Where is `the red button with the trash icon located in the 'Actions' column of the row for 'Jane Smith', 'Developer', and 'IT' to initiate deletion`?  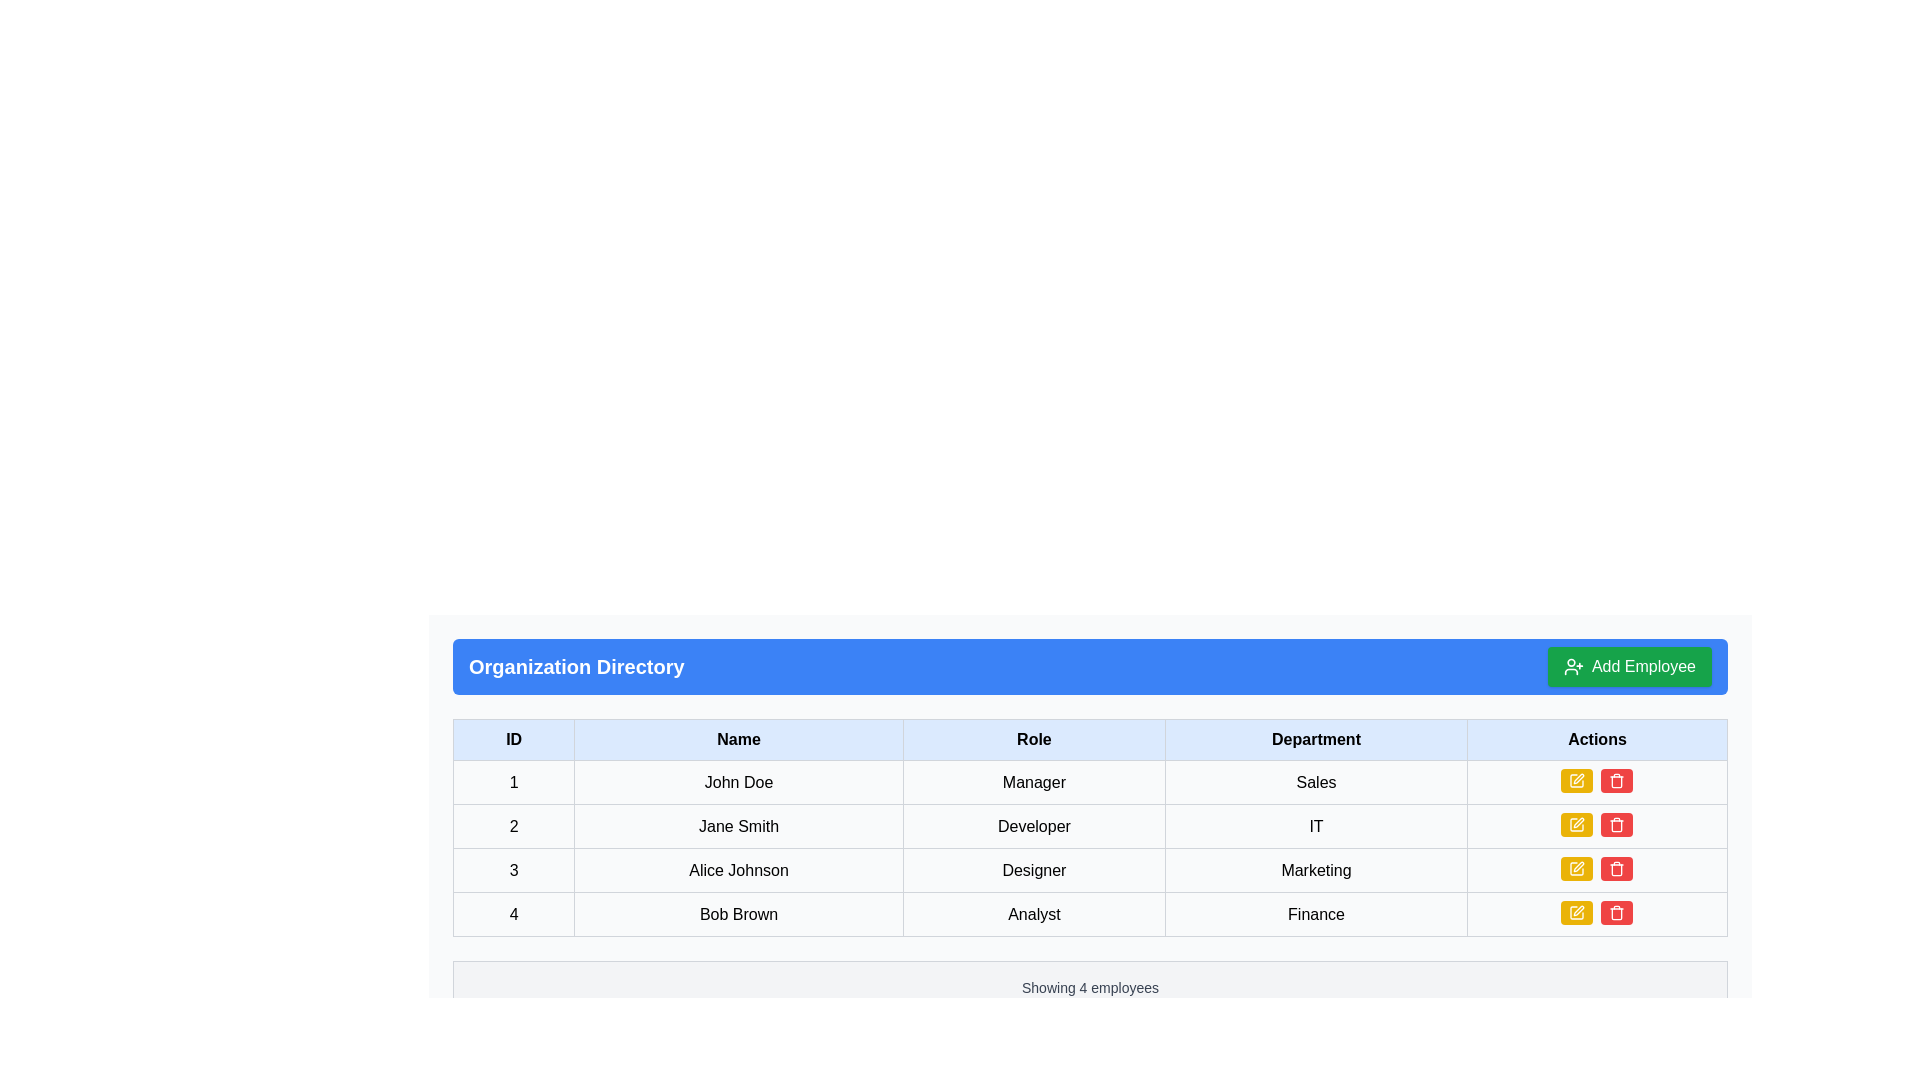 the red button with the trash icon located in the 'Actions' column of the row for 'Jane Smith', 'Developer', and 'IT' to initiate deletion is located at coordinates (1596, 826).